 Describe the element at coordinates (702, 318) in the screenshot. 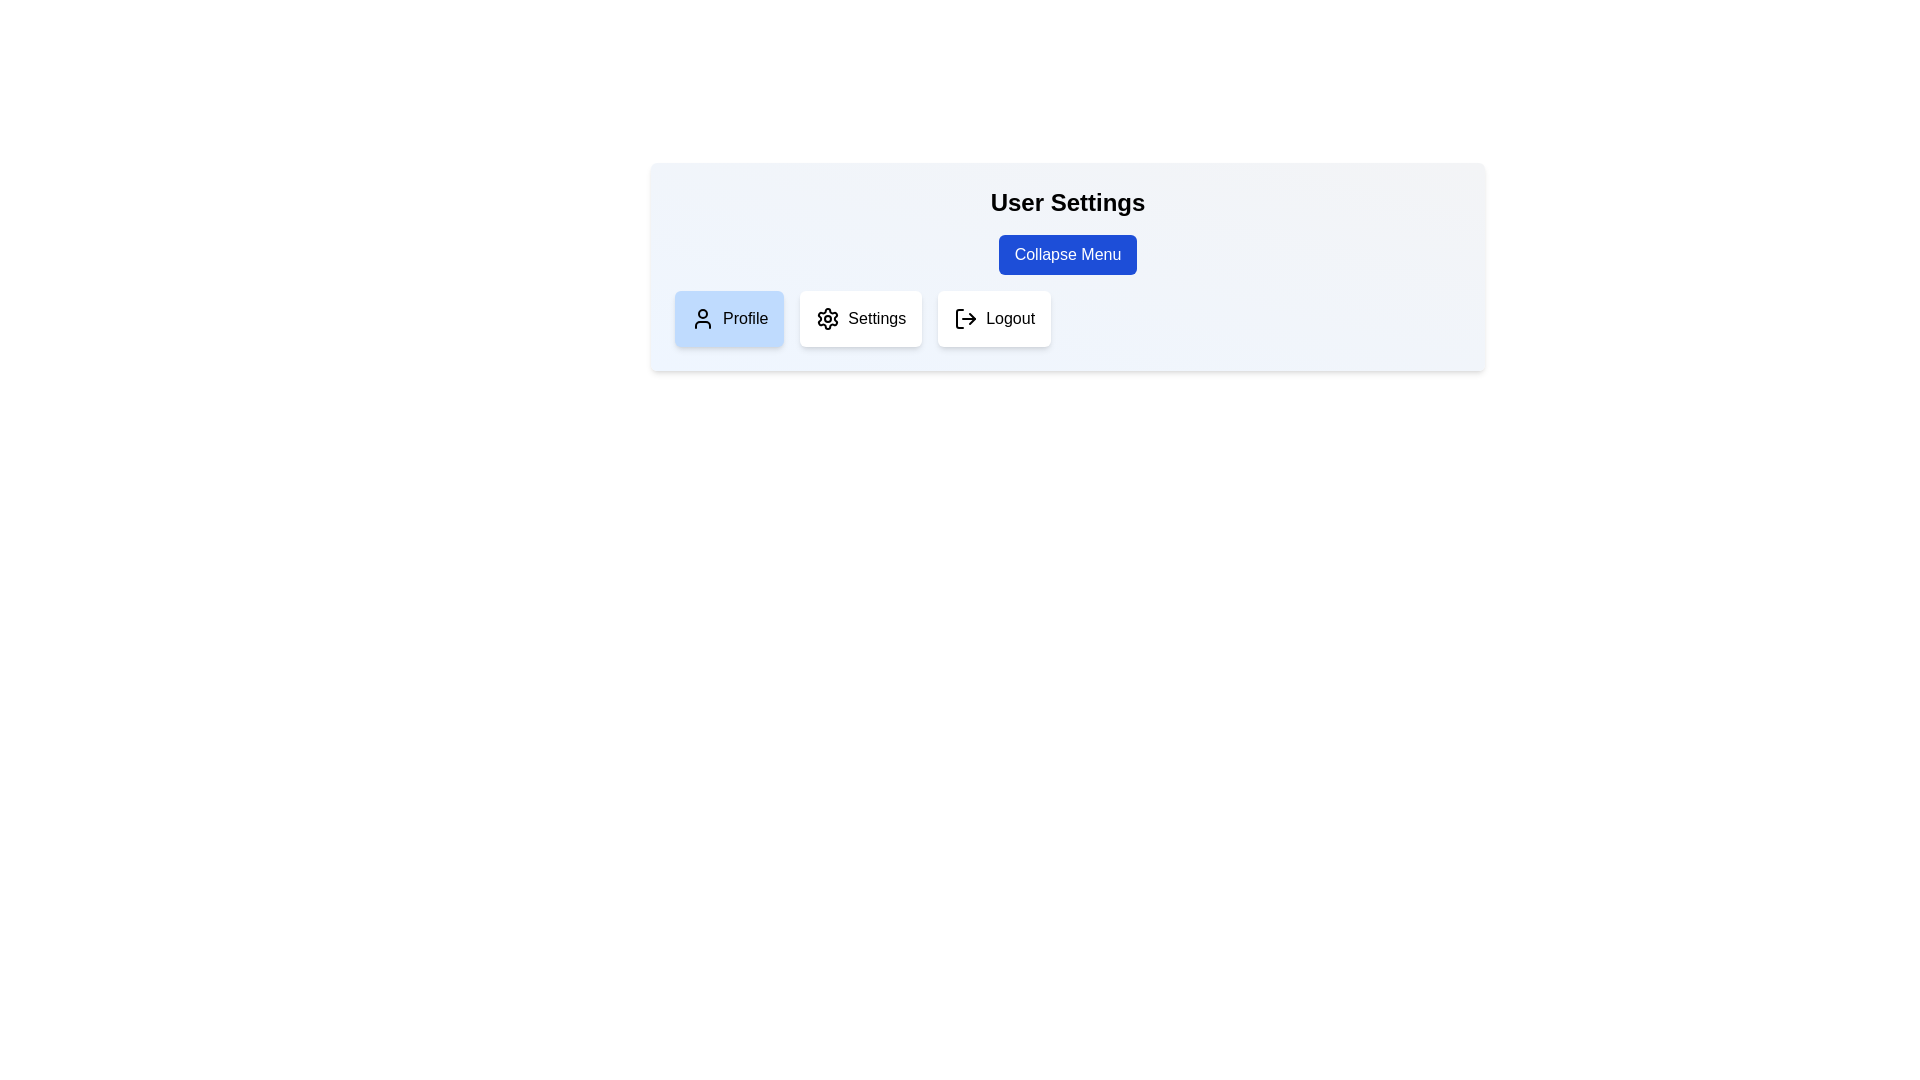

I see `the Profile icon to interact with it` at that location.